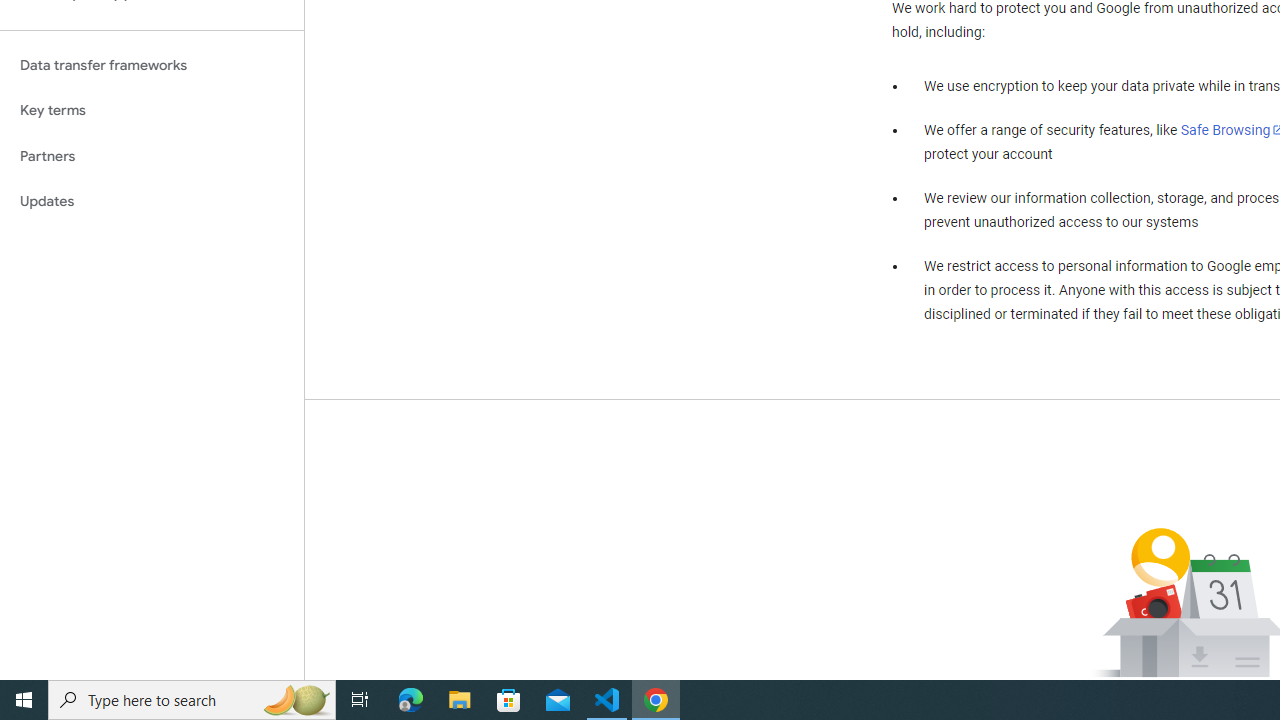 The image size is (1280, 720). I want to click on 'Partners', so click(151, 155).